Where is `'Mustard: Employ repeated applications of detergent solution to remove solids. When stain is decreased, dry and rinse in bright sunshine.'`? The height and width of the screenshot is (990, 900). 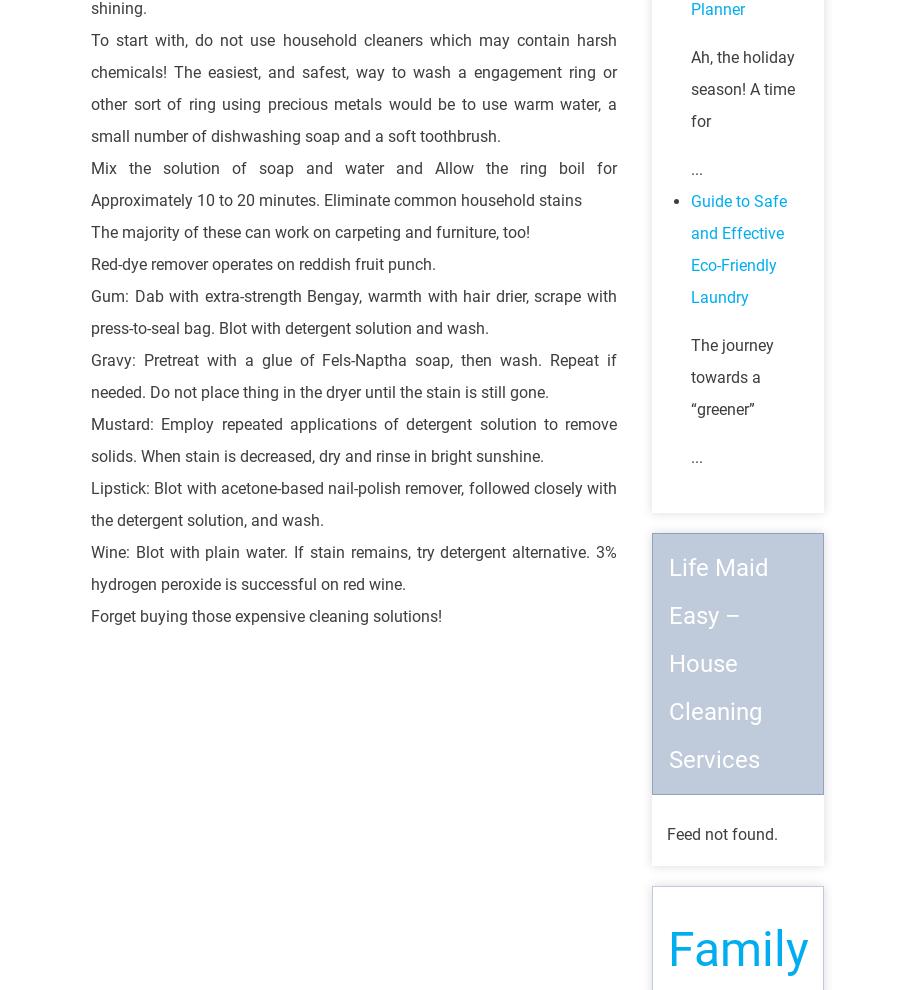 'Mustard: Employ repeated applications of detergent solution to remove solids. When stain is decreased, dry and rinse in bright sunshine.' is located at coordinates (89, 438).